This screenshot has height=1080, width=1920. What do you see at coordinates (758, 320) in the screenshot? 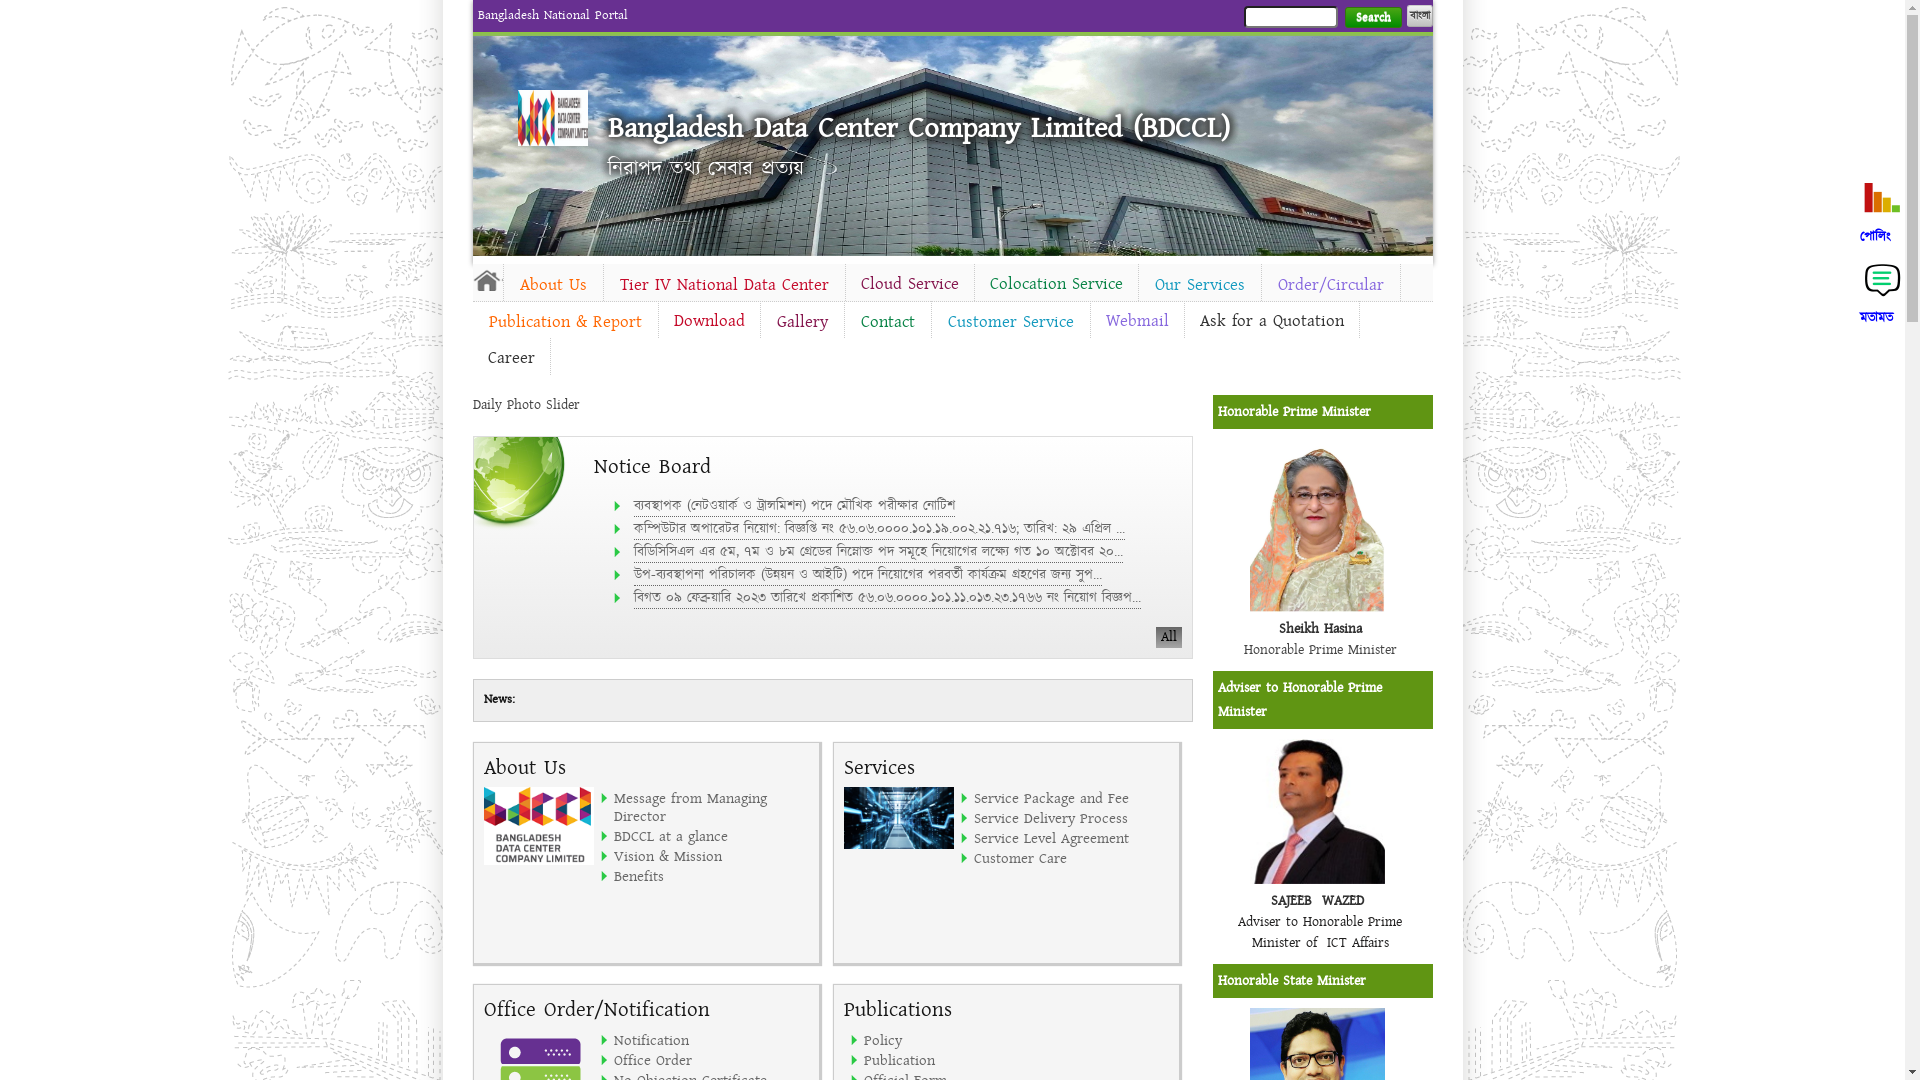
I see `'Gallery'` at bounding box center [758, 320].